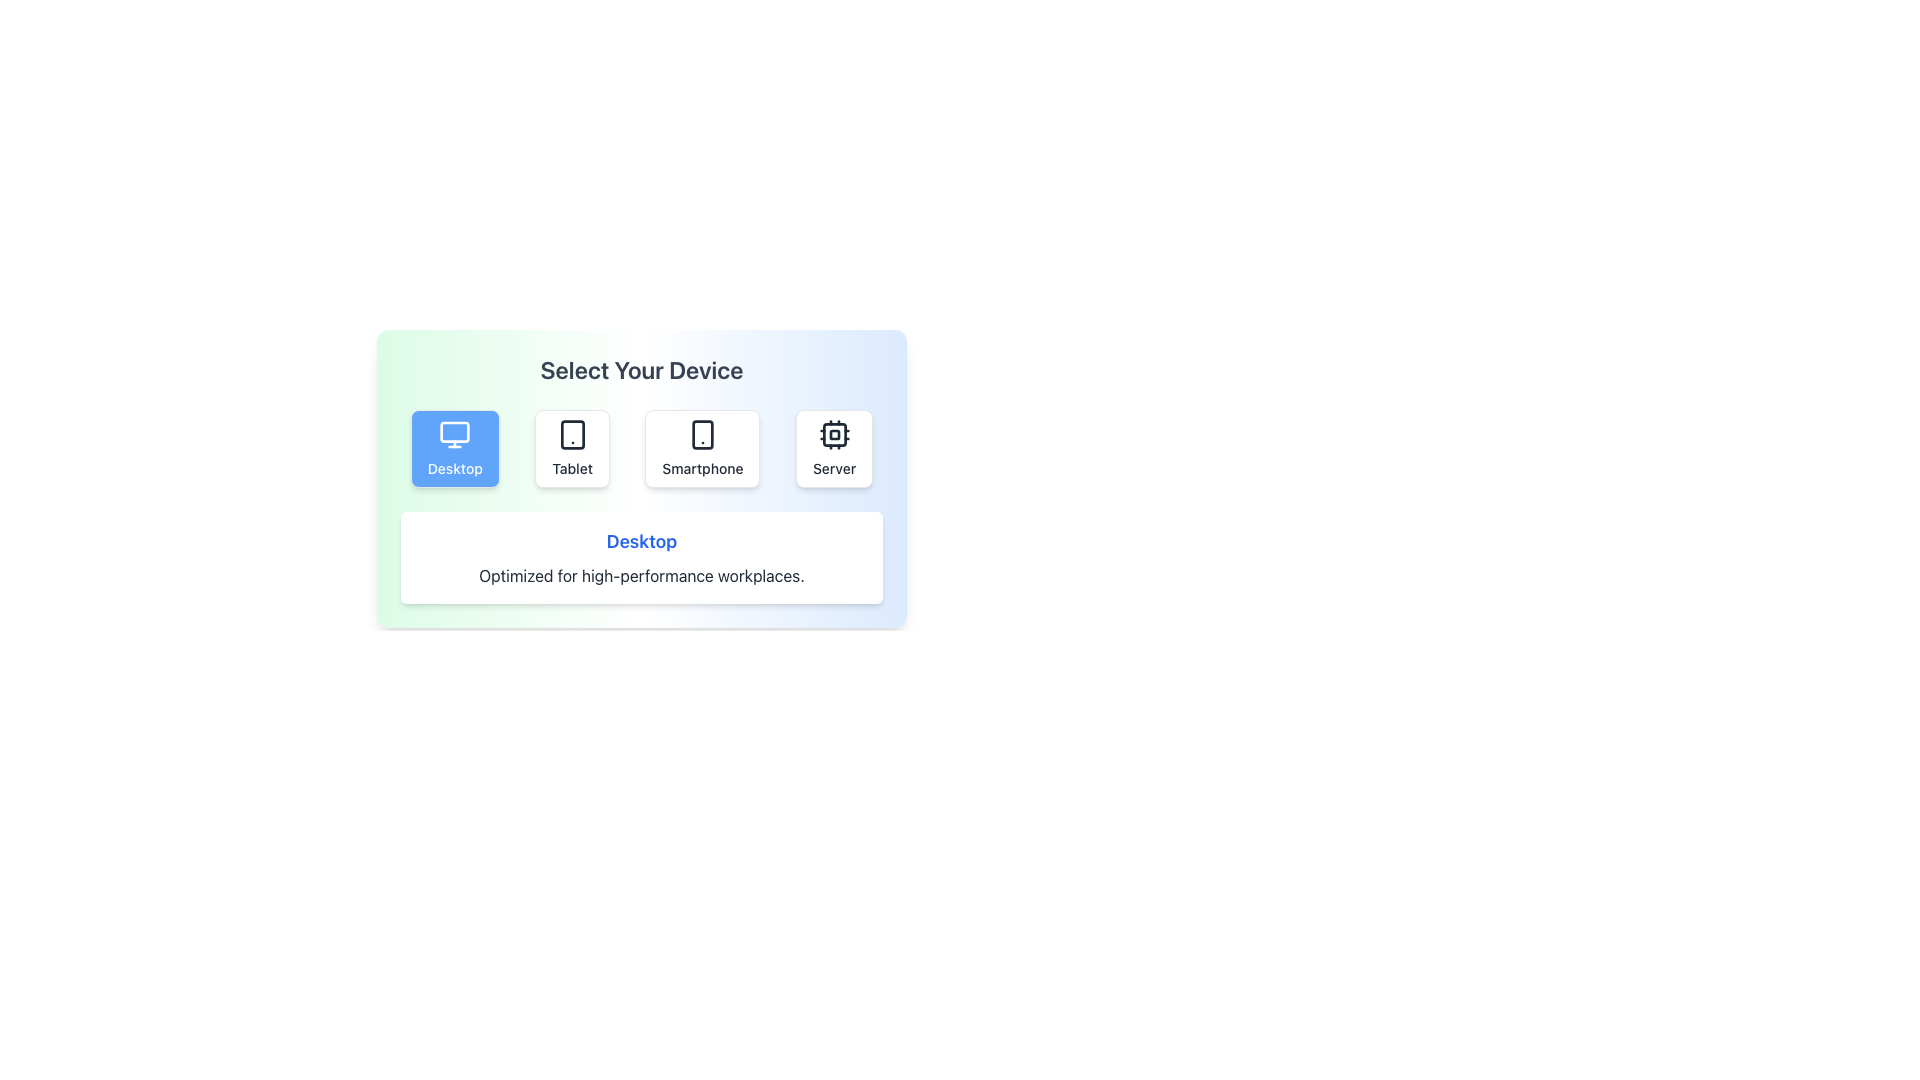 This screenshot has width=1920, height=1080. I want to click on the text block labeled 'Desktop' with a description 'Optimized for high-performance workplaces.' located beneath the device options in the 'Select Your Device' panel, so click(642, 558).